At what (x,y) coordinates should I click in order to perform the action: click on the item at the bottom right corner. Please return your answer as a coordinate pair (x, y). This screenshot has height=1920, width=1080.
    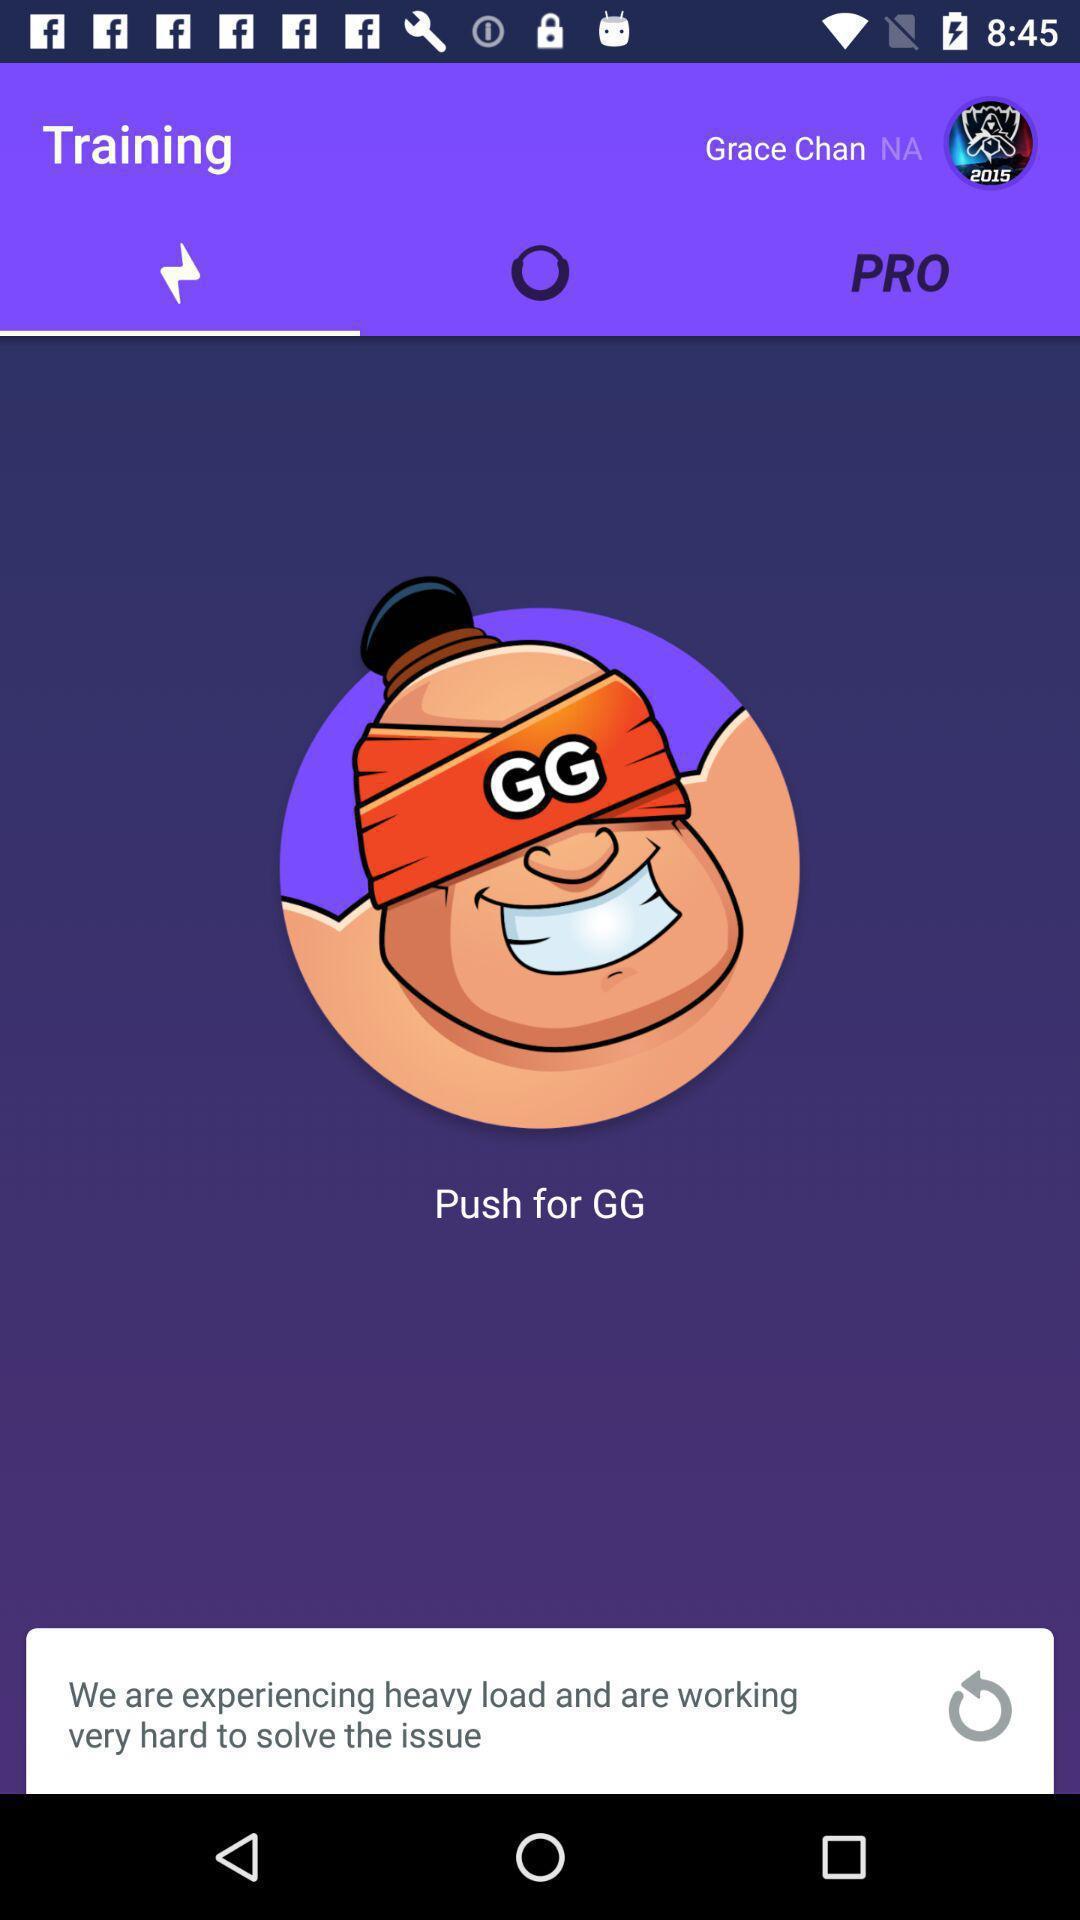
    Looking at the image, I should click on (979, 1704).